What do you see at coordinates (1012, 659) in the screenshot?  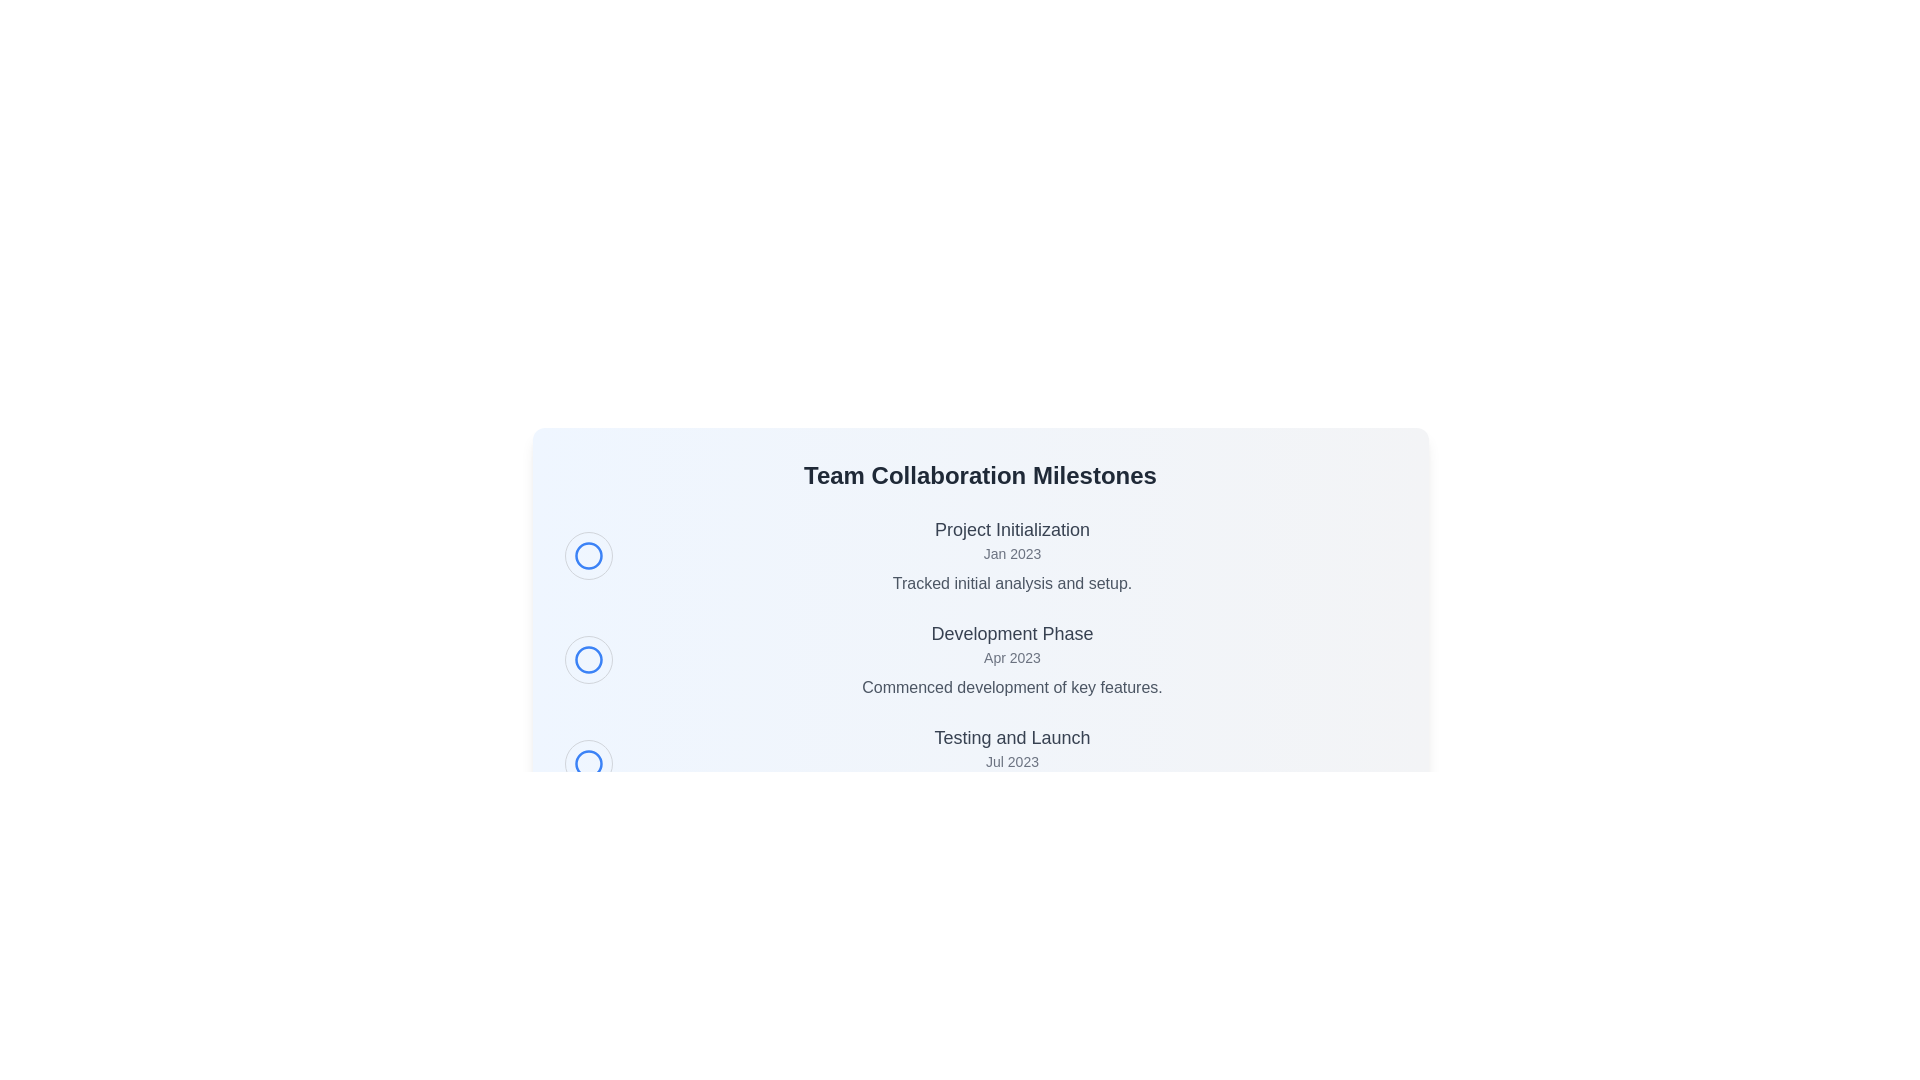 I see `the informational text block that provides key information about the 'Development Phase' milestone, positioned between 'Project Initialization' and 'Testing and Launch' milestones` at bounding box center [1012, 659].